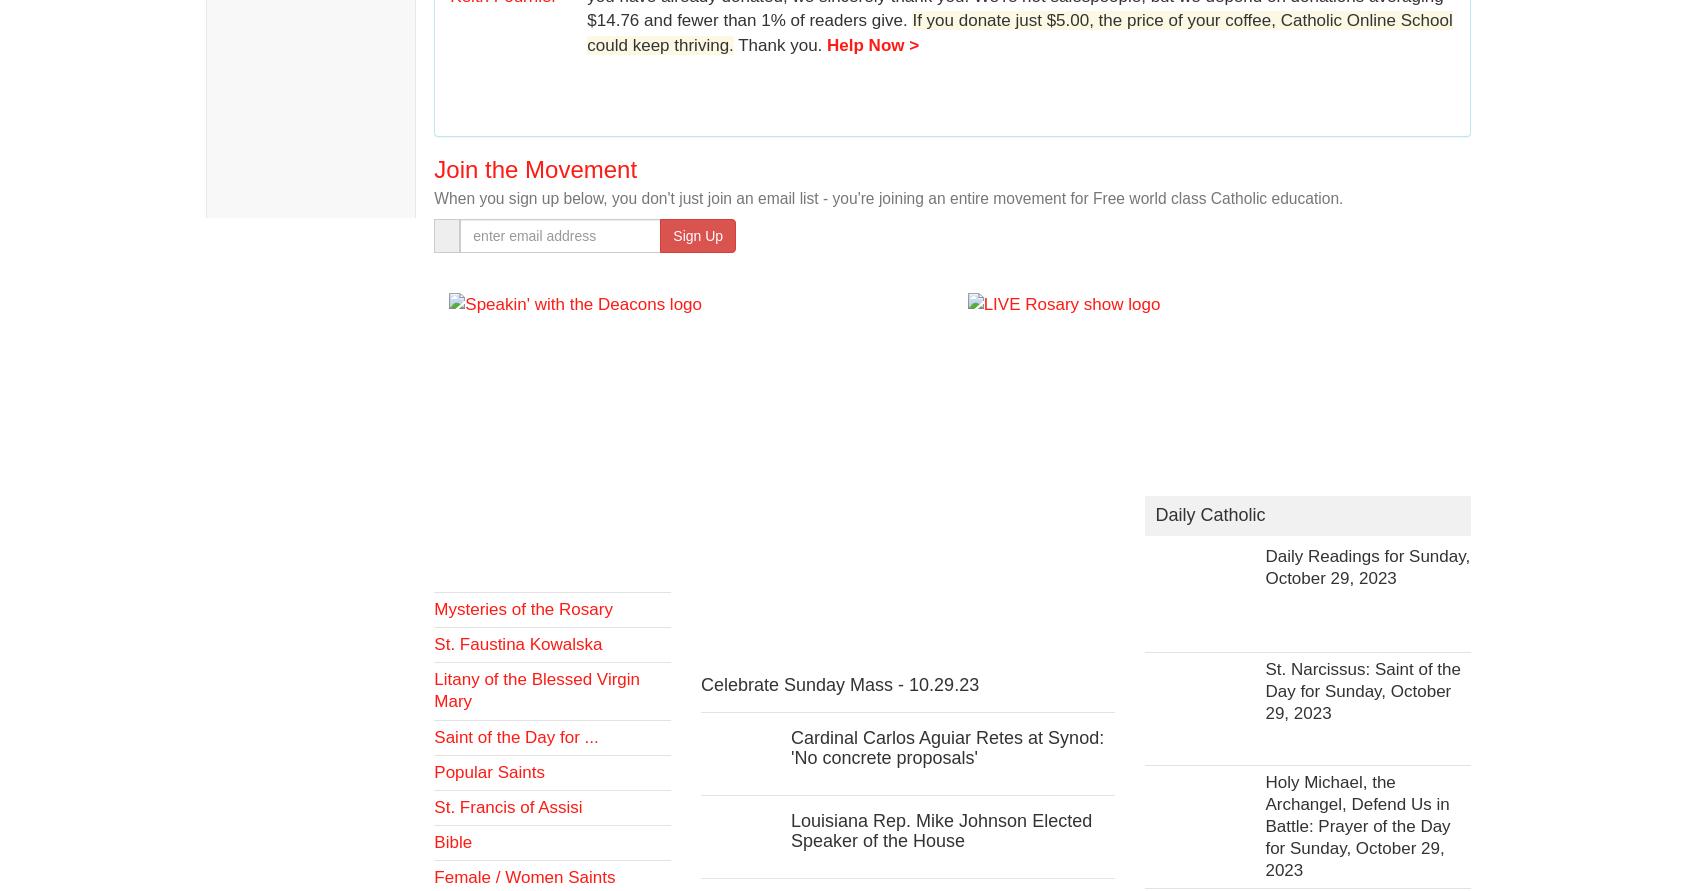 Image resolution: width=1692 pixels, height=891 pixels. What do you see at coordinates (1363, 690) in the screenshot?
I see `'St. Narcissus: Saint of the Day for Sunday, October 29, 2023'` at bounding box center [1363, 690].